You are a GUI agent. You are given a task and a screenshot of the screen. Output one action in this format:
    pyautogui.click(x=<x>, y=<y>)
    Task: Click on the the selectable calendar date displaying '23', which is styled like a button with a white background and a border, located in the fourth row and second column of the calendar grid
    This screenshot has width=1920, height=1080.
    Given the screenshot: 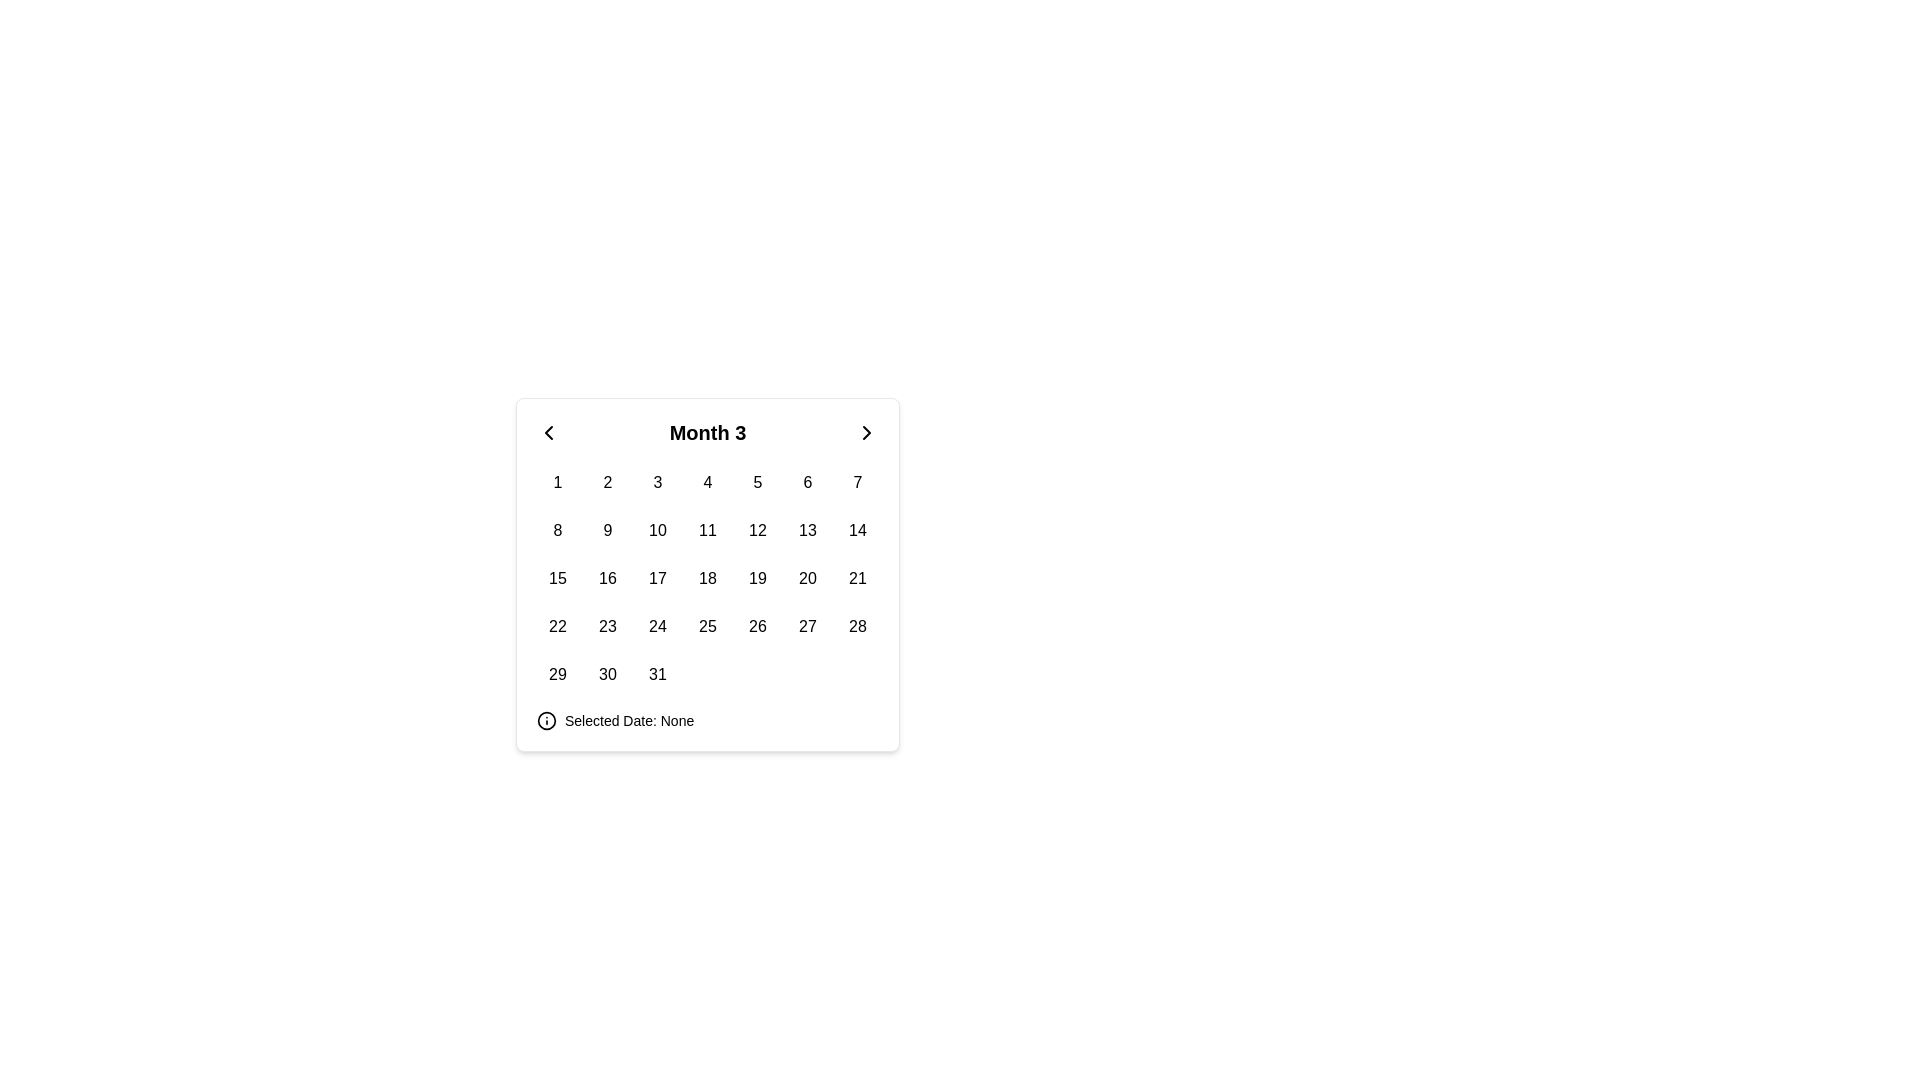 What is the action you would take?
    pyautogui.click(x=607, y=626)
    